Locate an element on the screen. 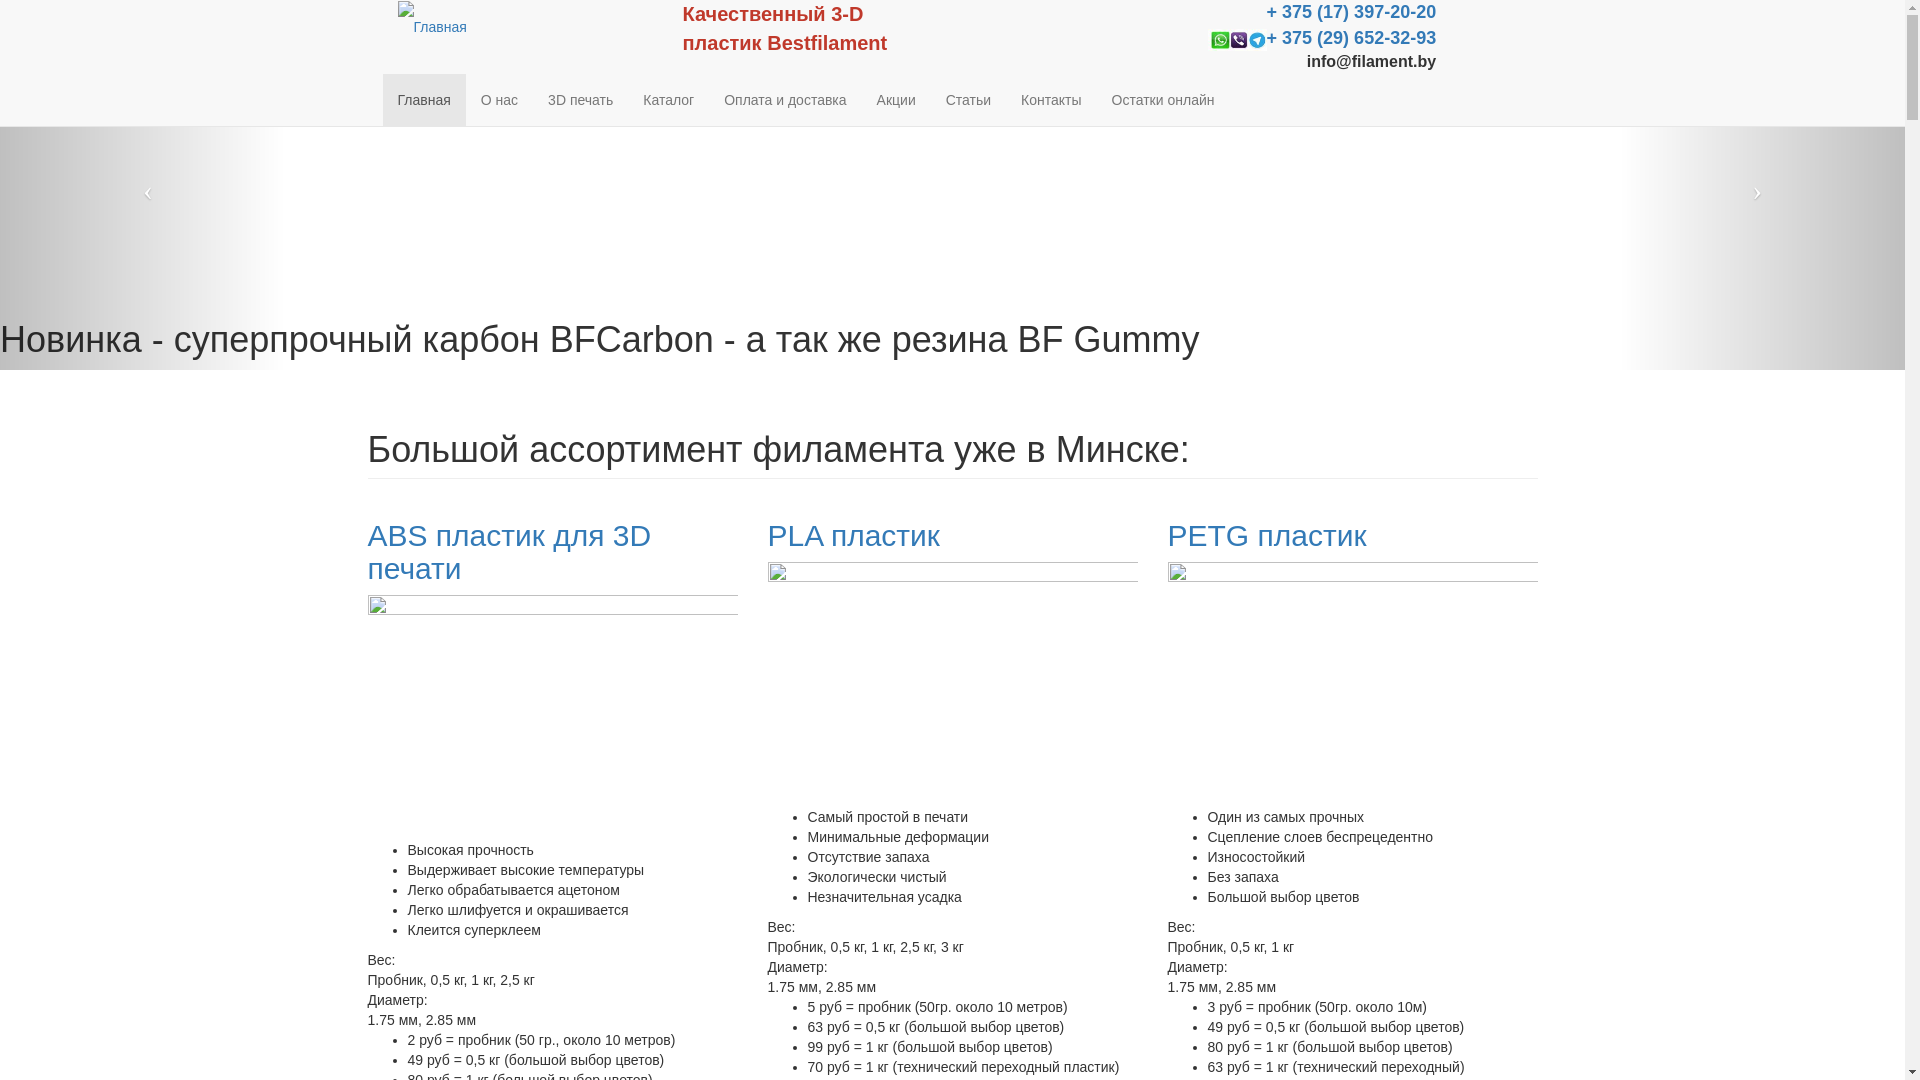 The width and height of the screenshot is (1920, 1080). '+ 375 (17) 397-20-20' is located at coordinates (1352, 12).